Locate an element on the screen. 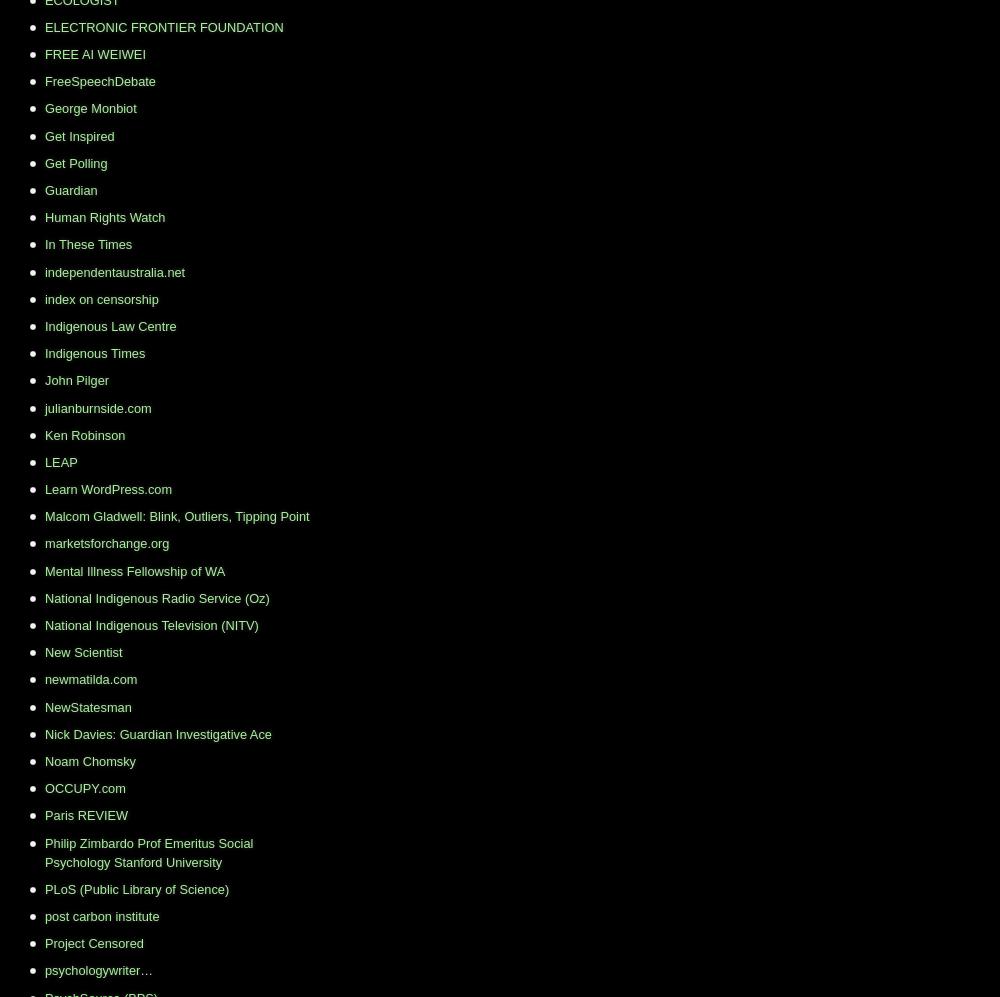 This screenshot has width=1000, height=997. 'In These Times' is located at coordinates (87, 243).